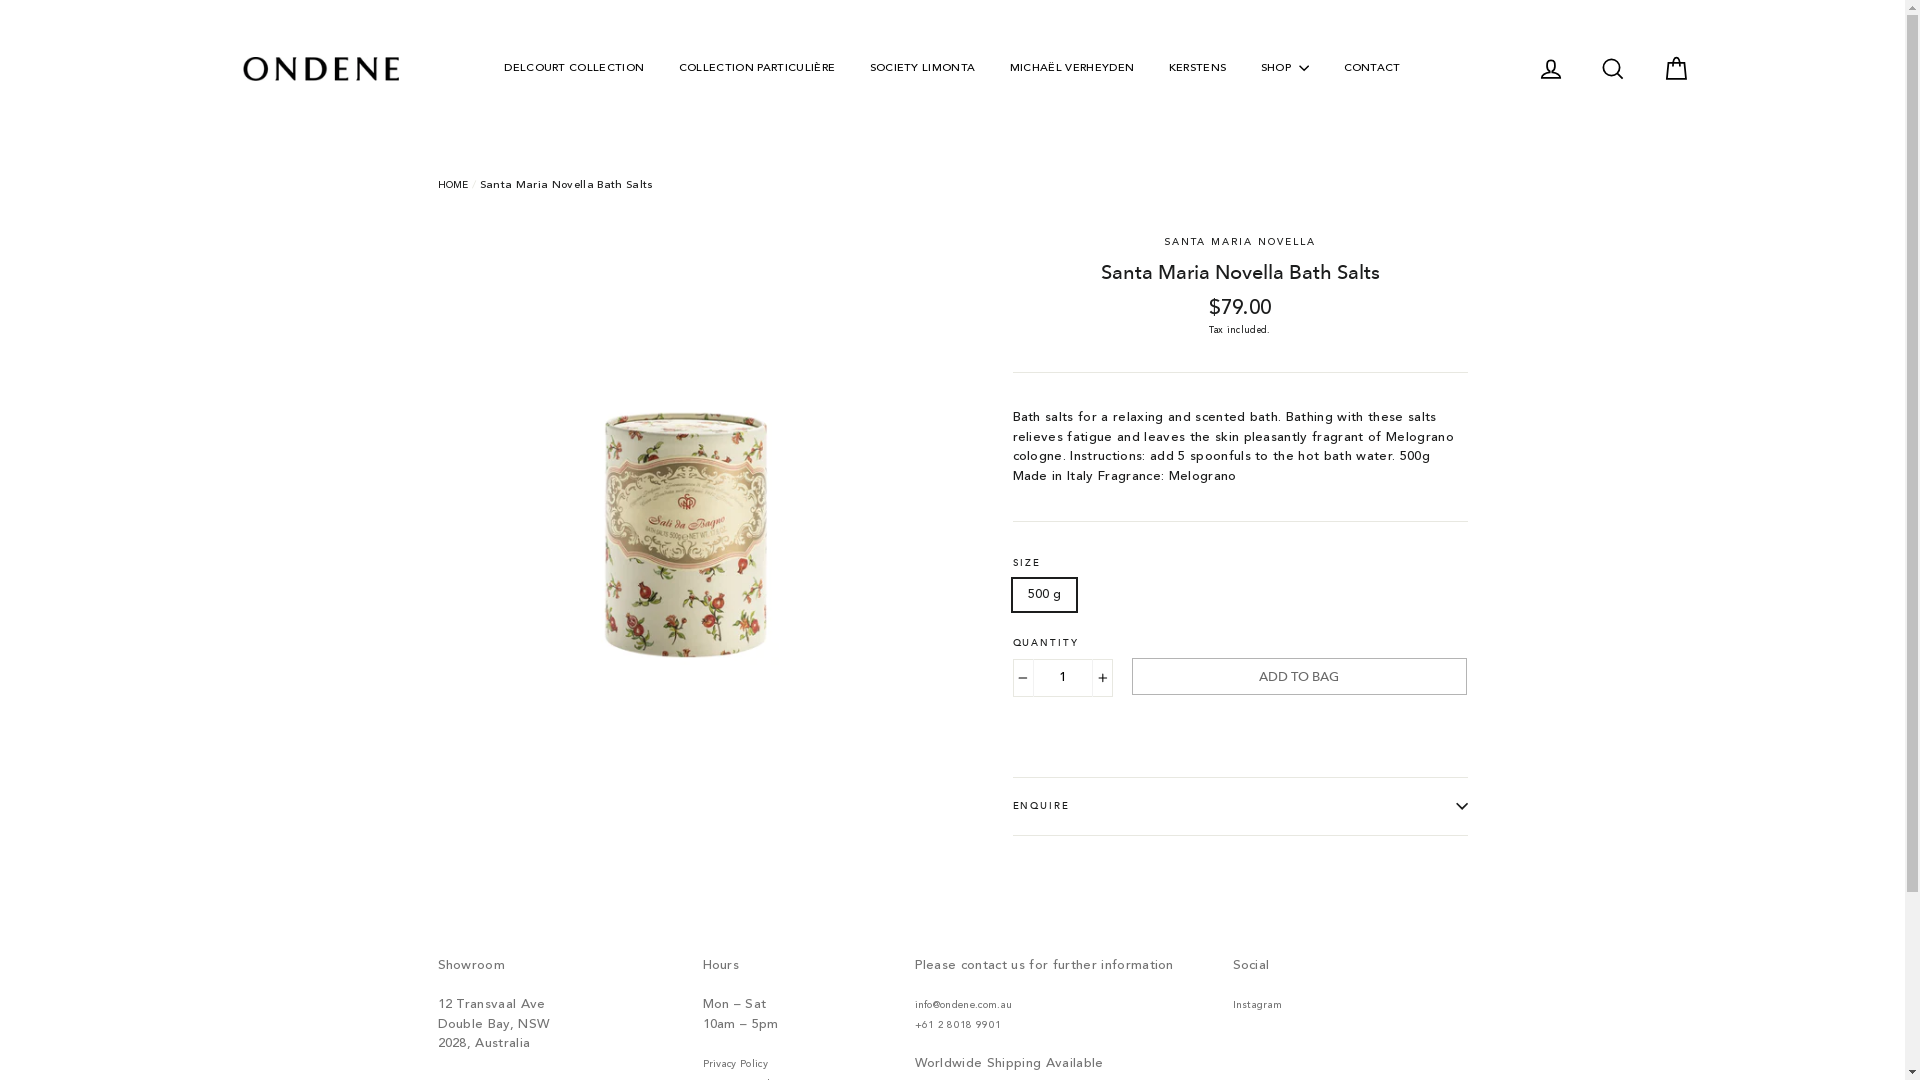 The height and width of the screenshot is (1080, 1920). I want to click on 'ADD TO BAG', so click(1299, 675).